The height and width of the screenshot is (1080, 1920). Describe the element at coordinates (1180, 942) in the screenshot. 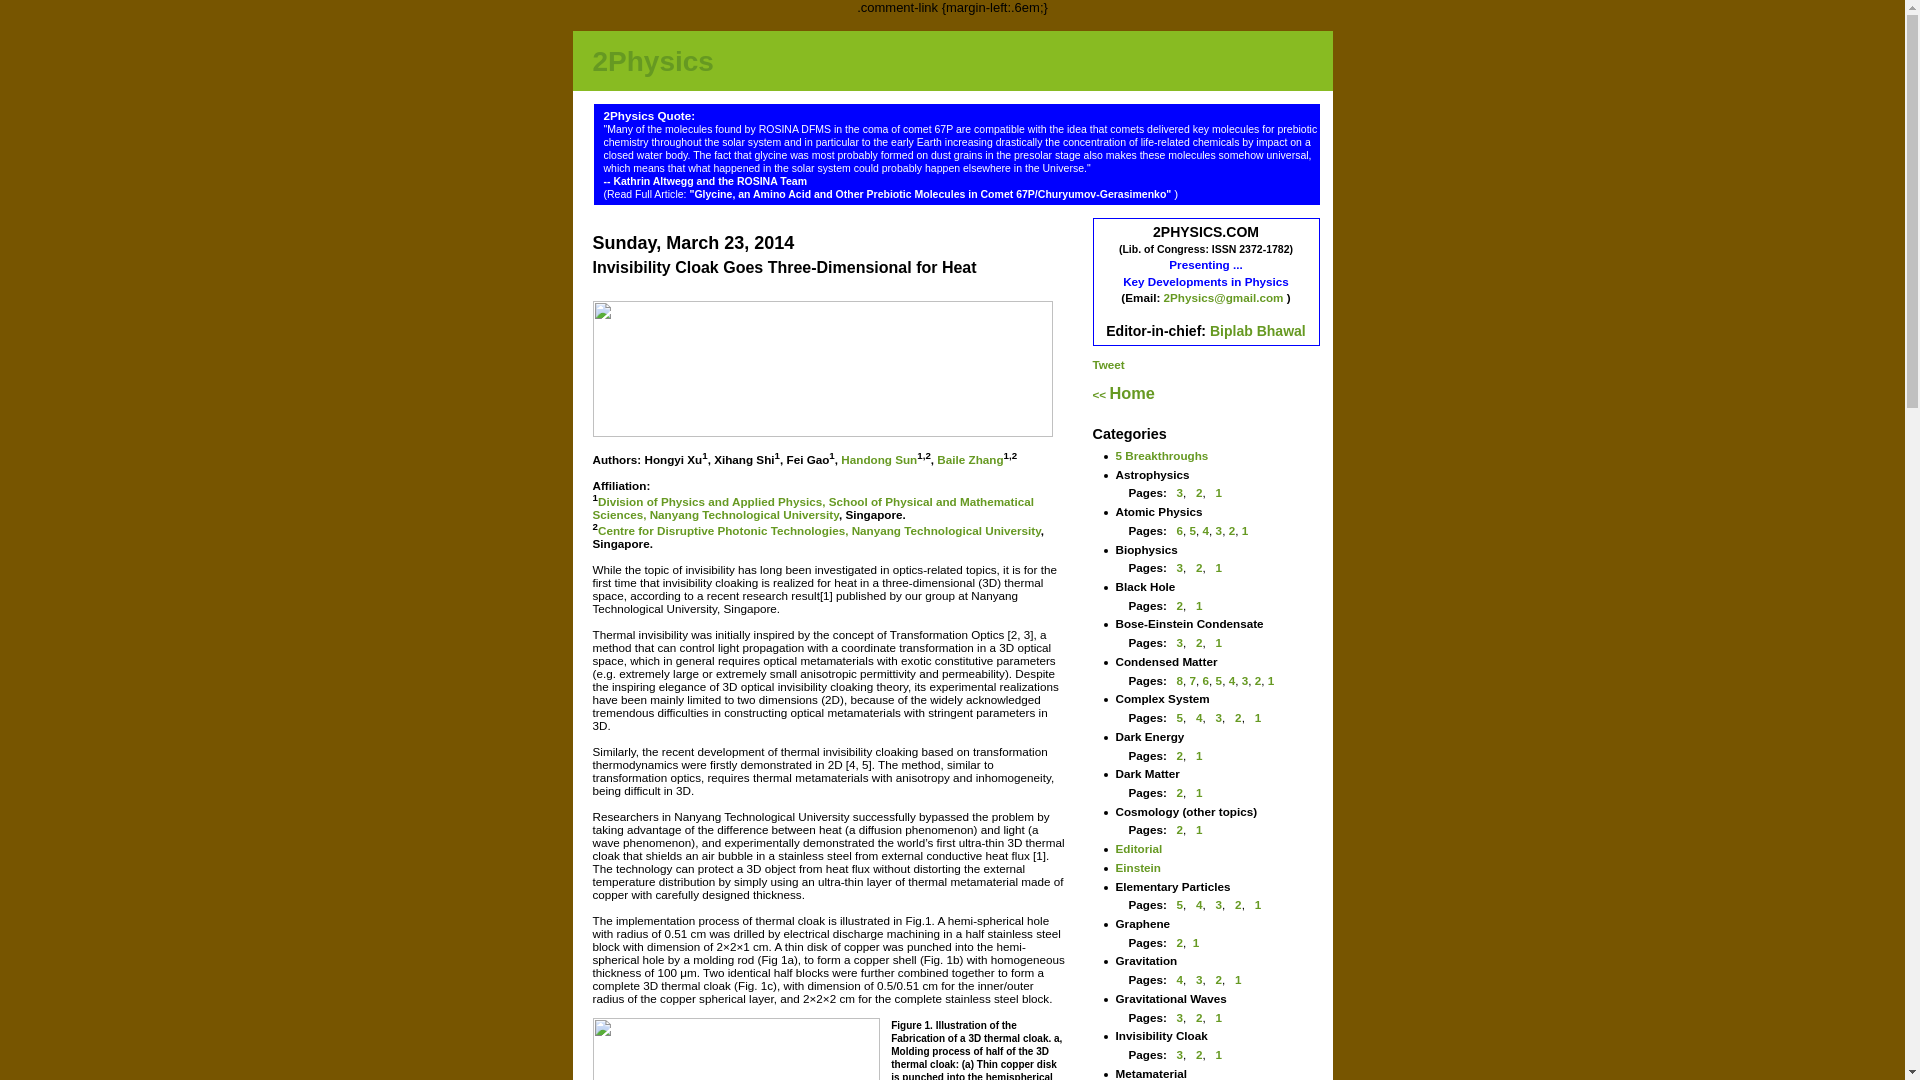

I see `'2'` at that location.